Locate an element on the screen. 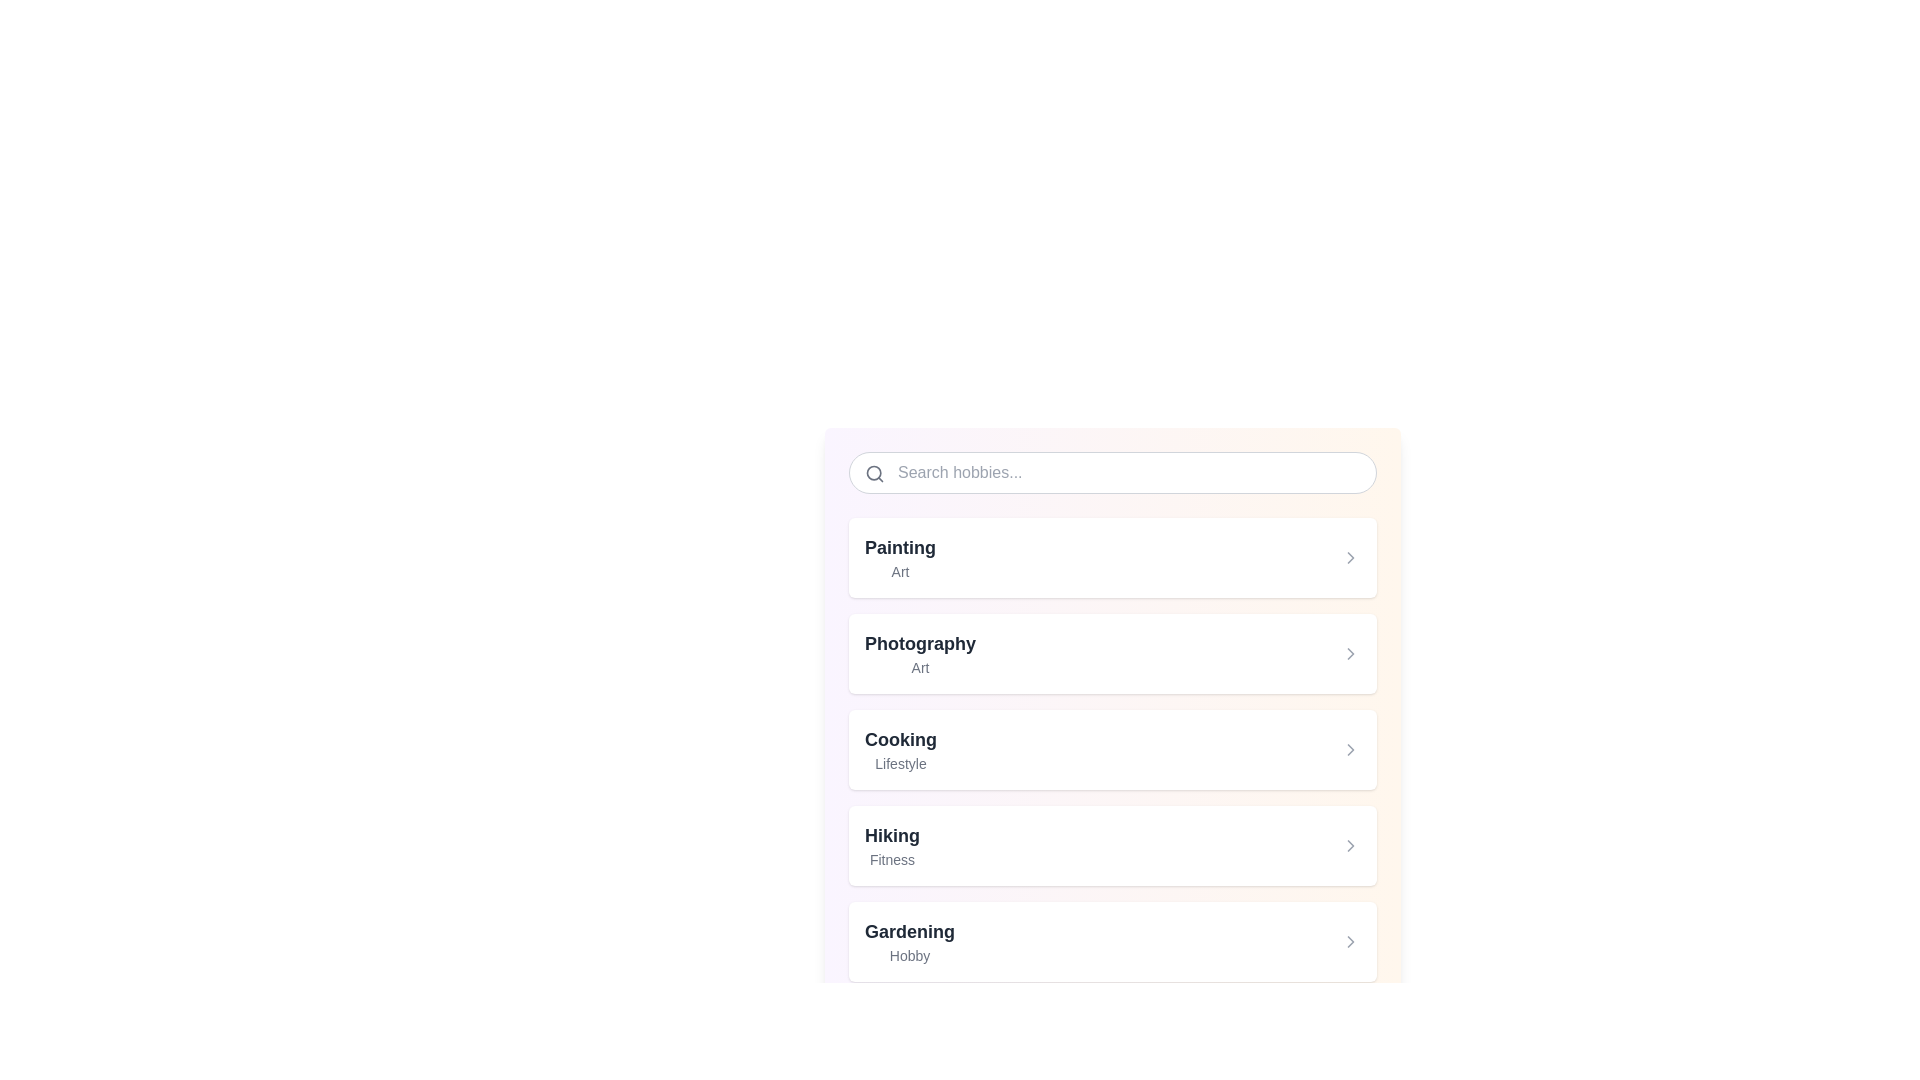  the text label that says 'Painting' in bold and 'Art' in smaller font, which is the first item in a vertical list under a search bar is located at coordinates (899, 558).